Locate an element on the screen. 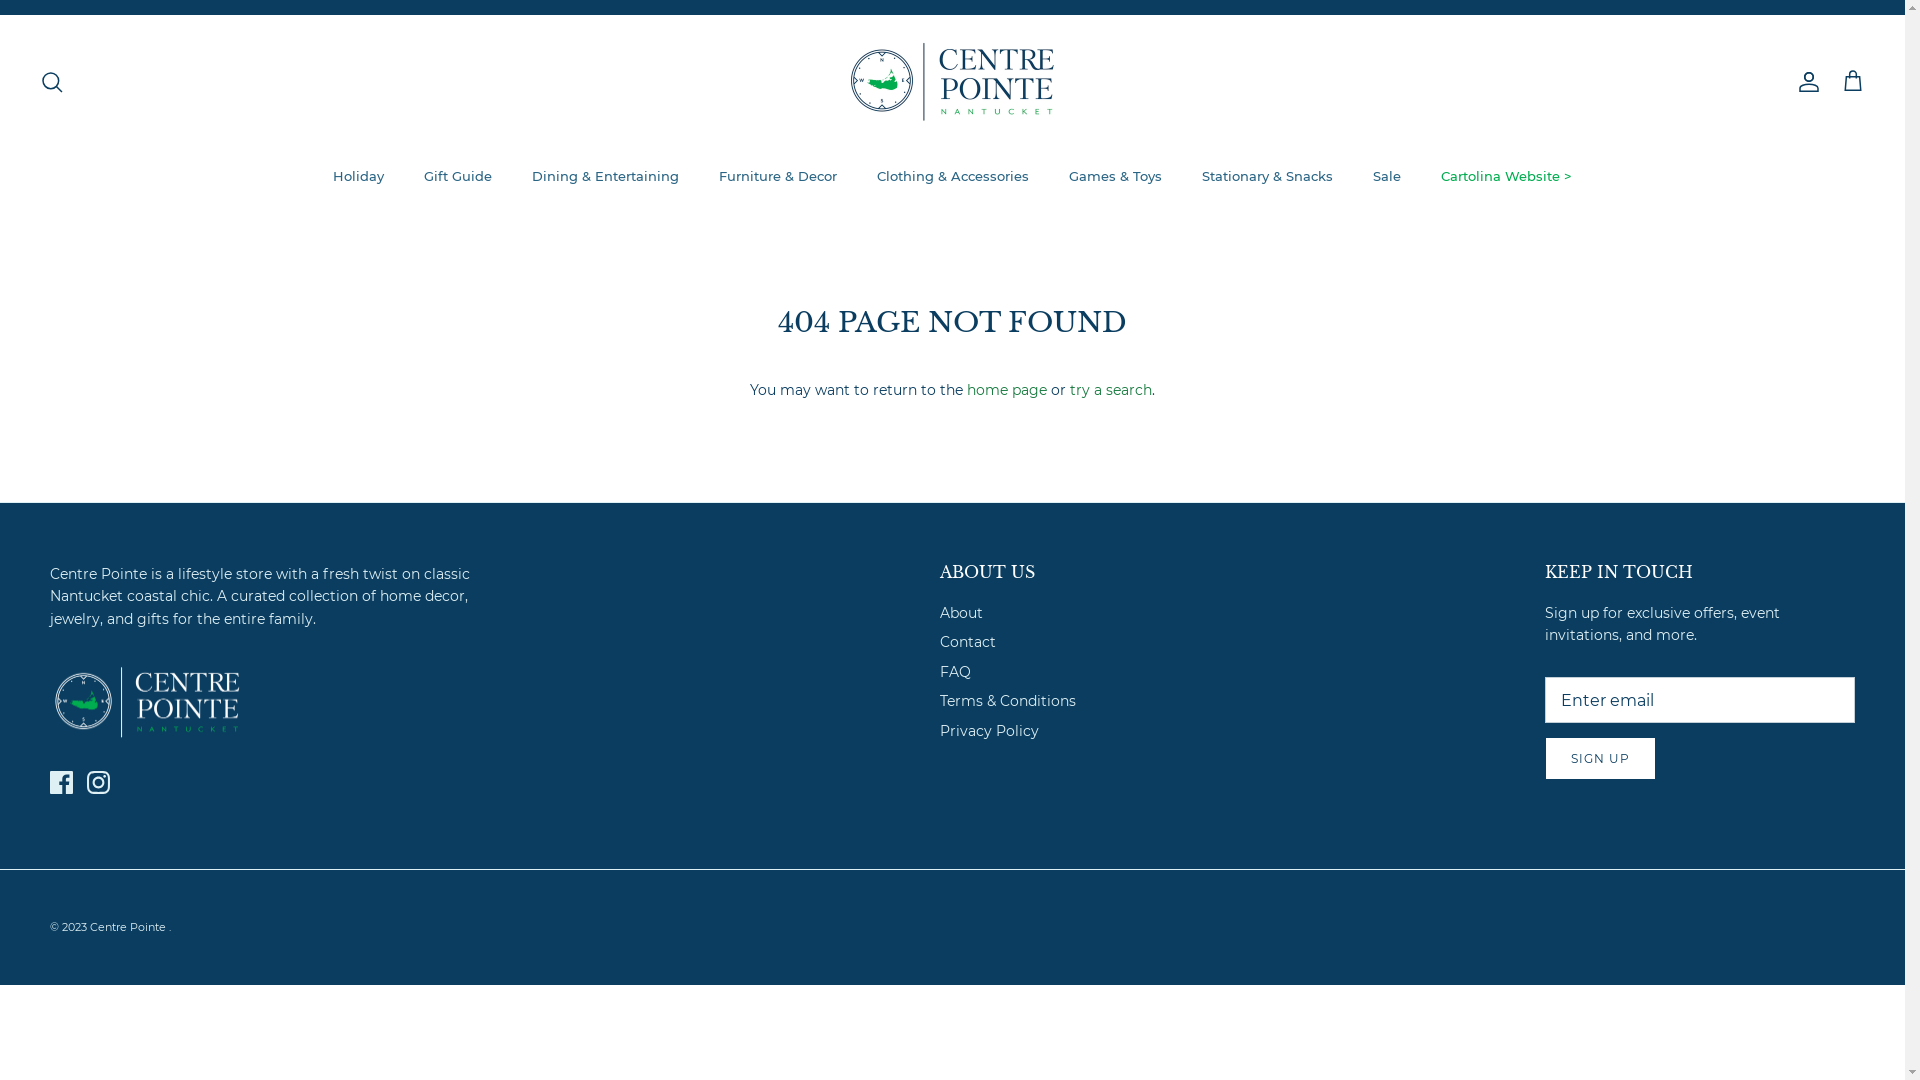 The height and width of the screenshot is (1080, 1920). 'Cart' is located at coordinates (1851, 80).